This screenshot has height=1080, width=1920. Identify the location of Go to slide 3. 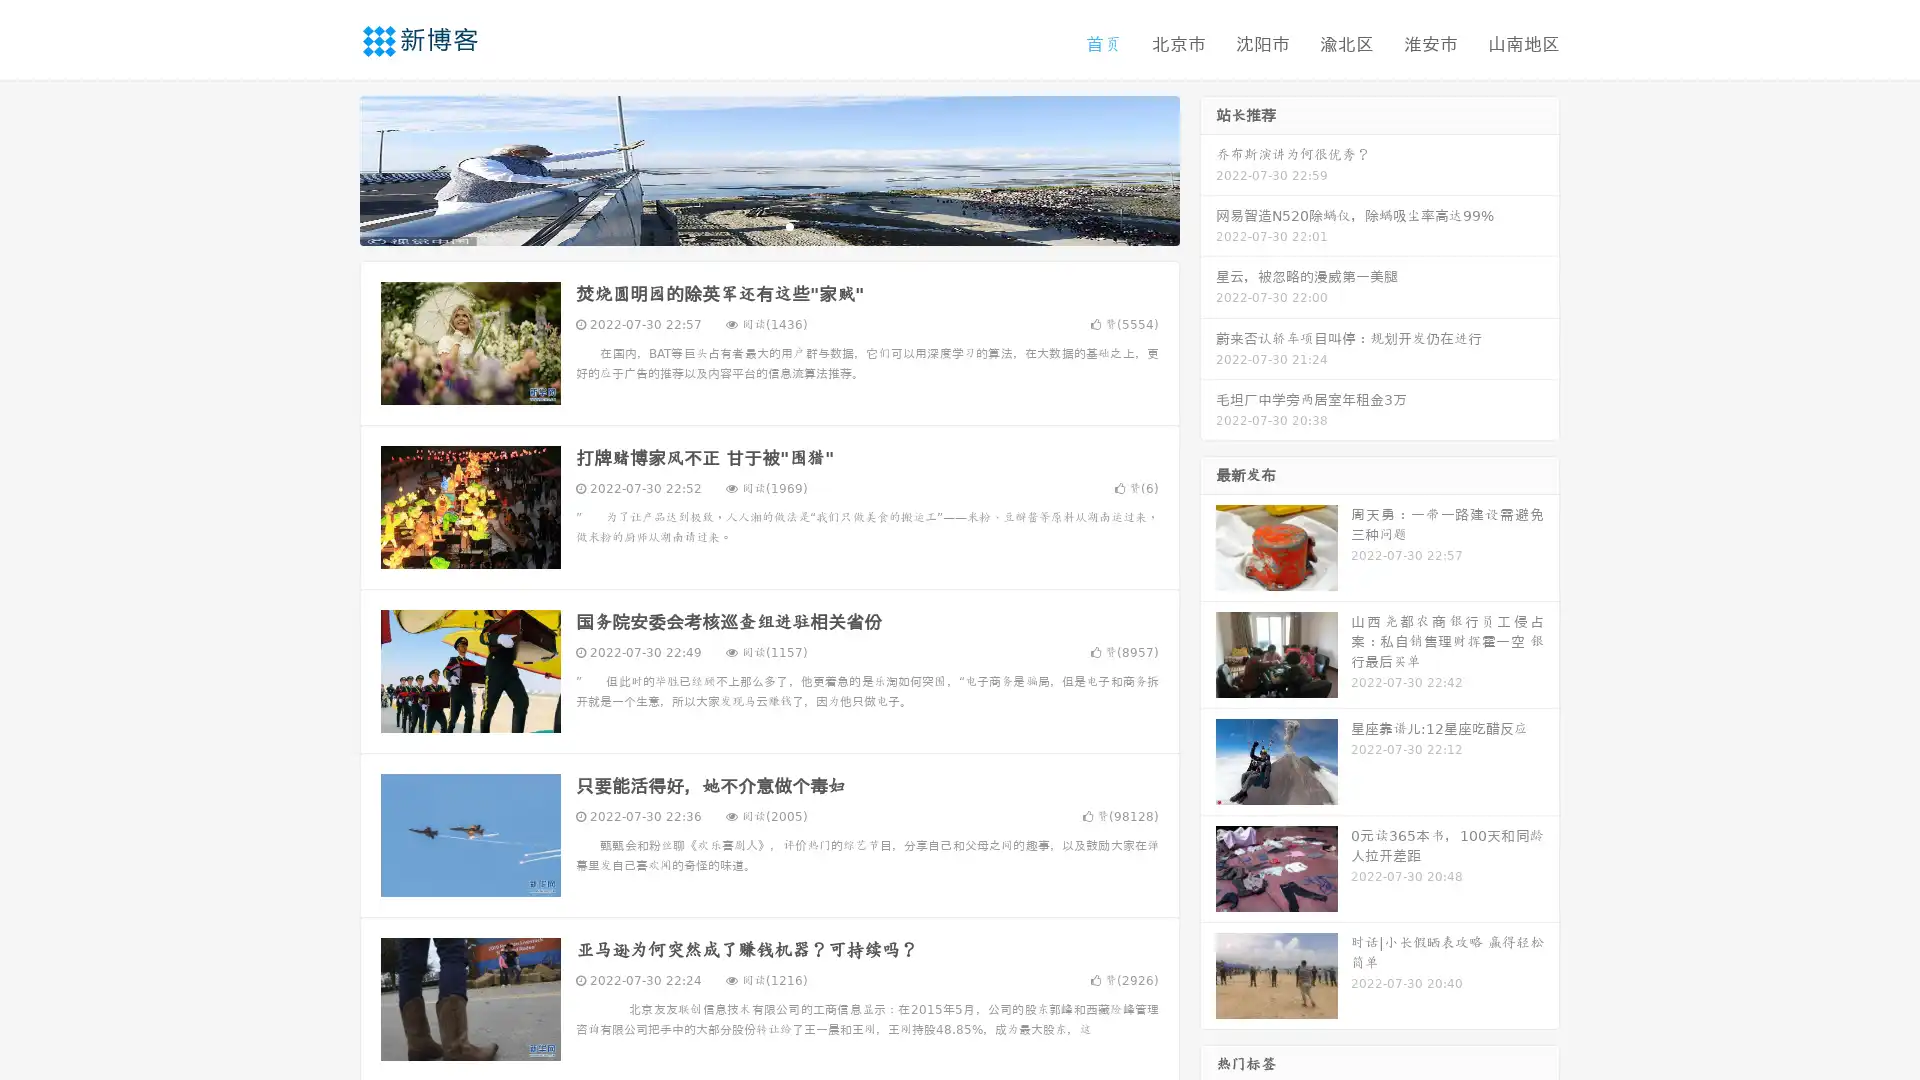
(789, 225).